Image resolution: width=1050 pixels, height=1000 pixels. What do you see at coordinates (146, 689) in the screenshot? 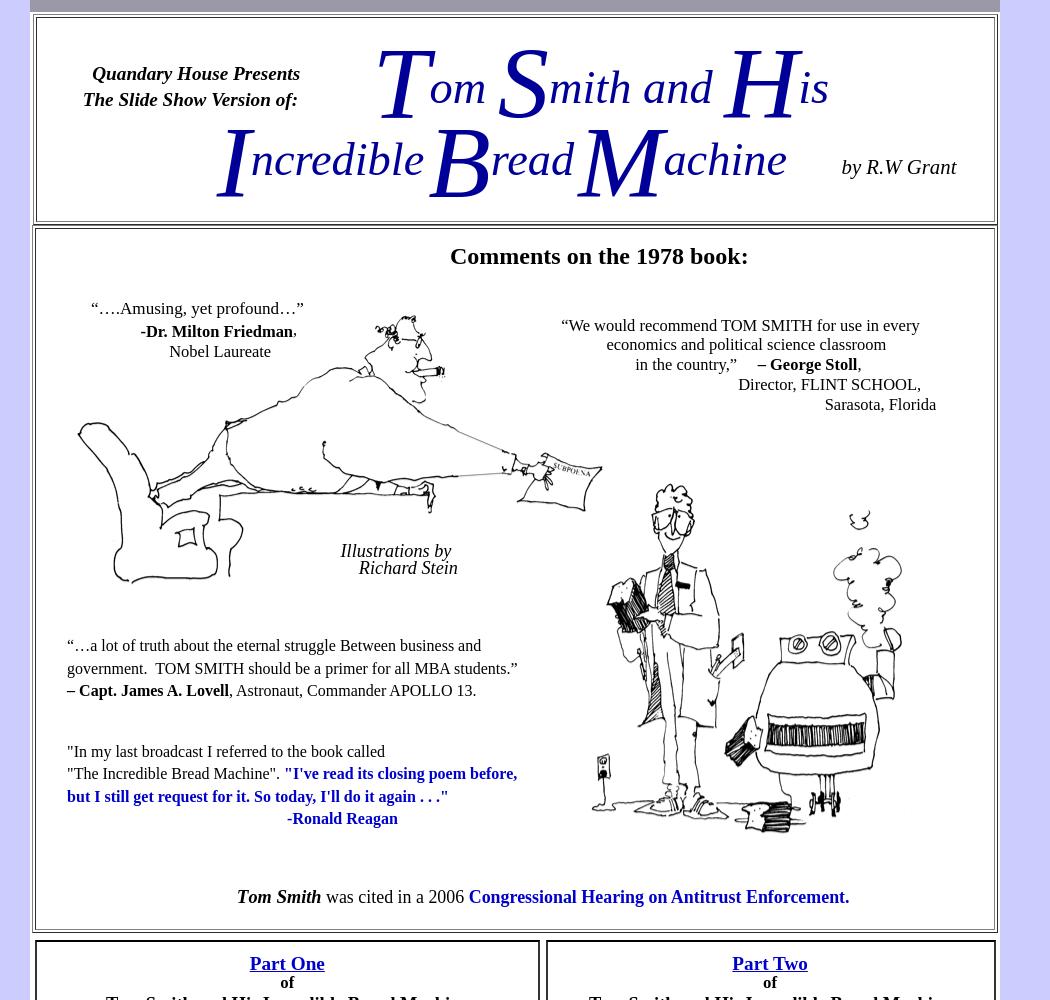
I see `'– Capt. James A. Lovell'` at bounding box center [146, 689].